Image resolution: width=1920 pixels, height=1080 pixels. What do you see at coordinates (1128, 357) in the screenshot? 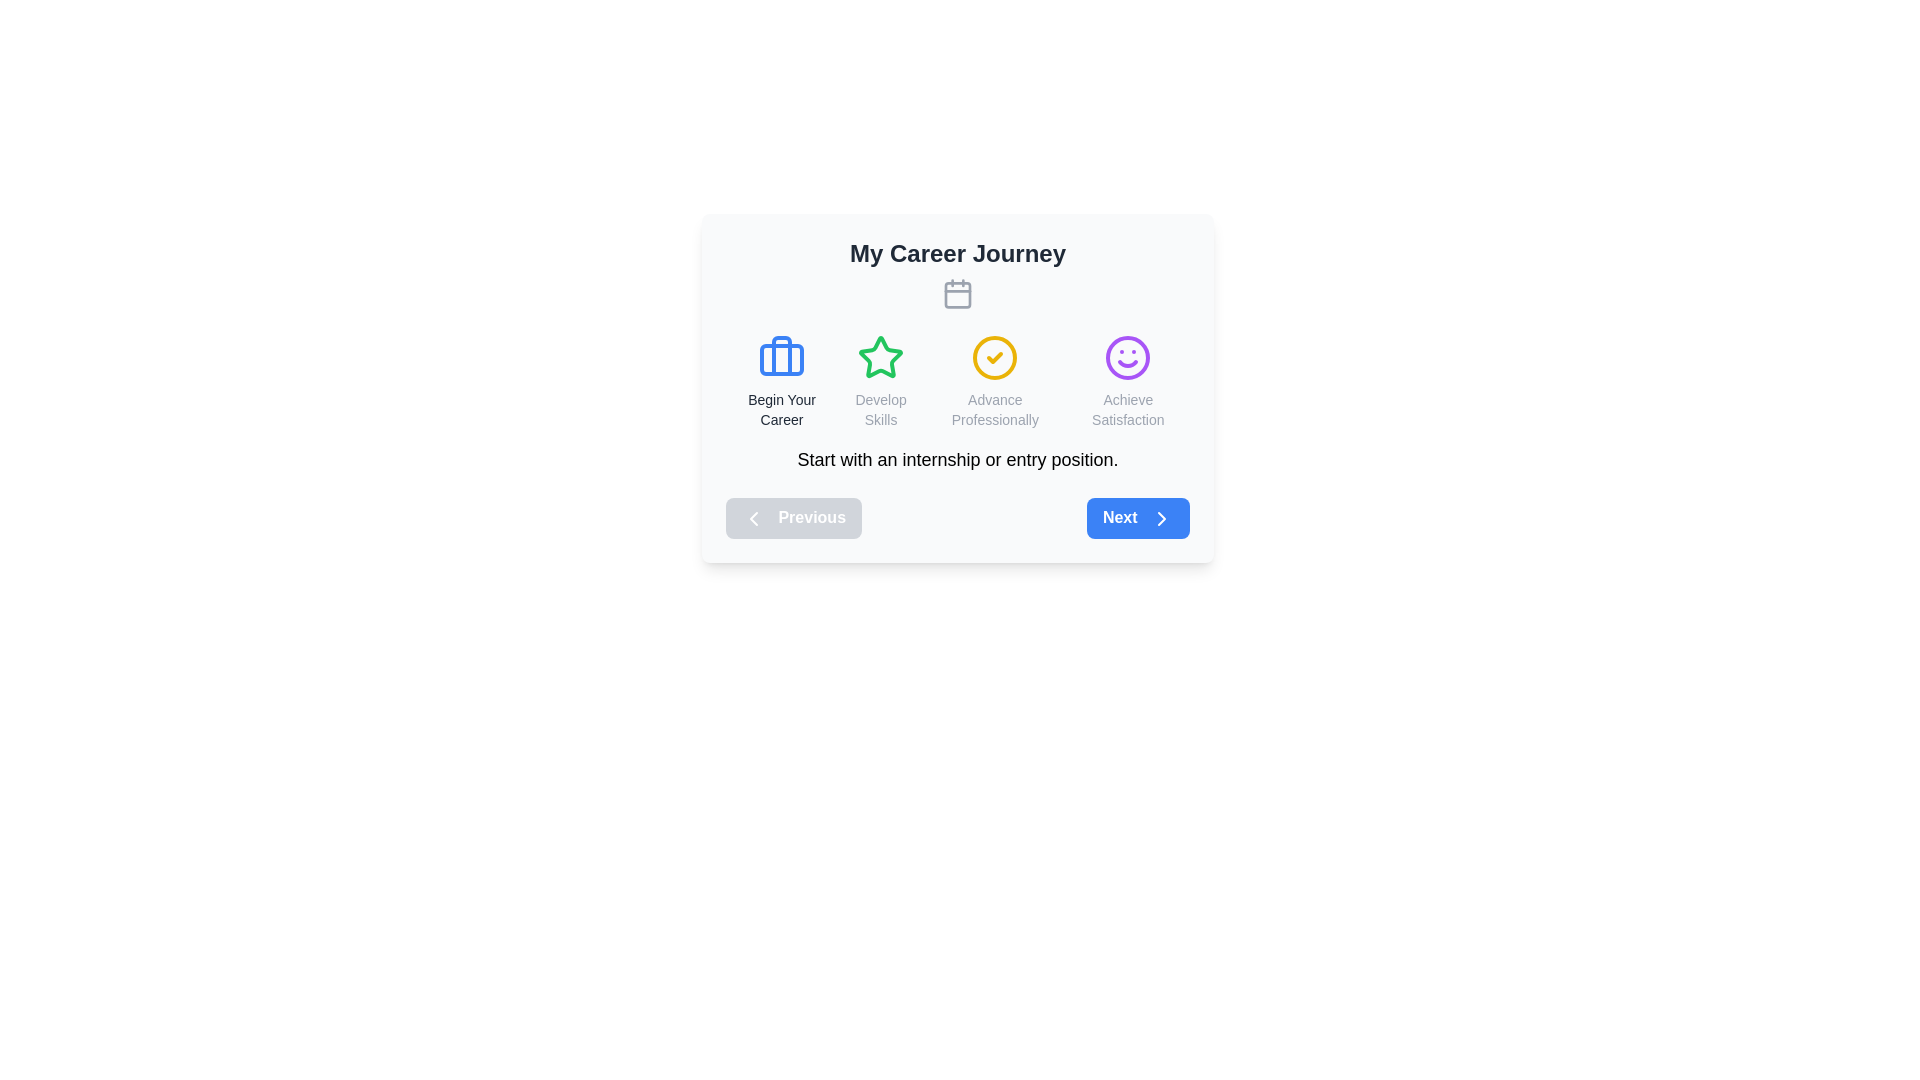
I see `the purple smiley face icon with a circular outline under the 'My Career Journey' section, which is the fourth icon in the horizontal arrangement, accompanied by the text 'Achieve Satisfaction'` at bounding box center [1128, 357].